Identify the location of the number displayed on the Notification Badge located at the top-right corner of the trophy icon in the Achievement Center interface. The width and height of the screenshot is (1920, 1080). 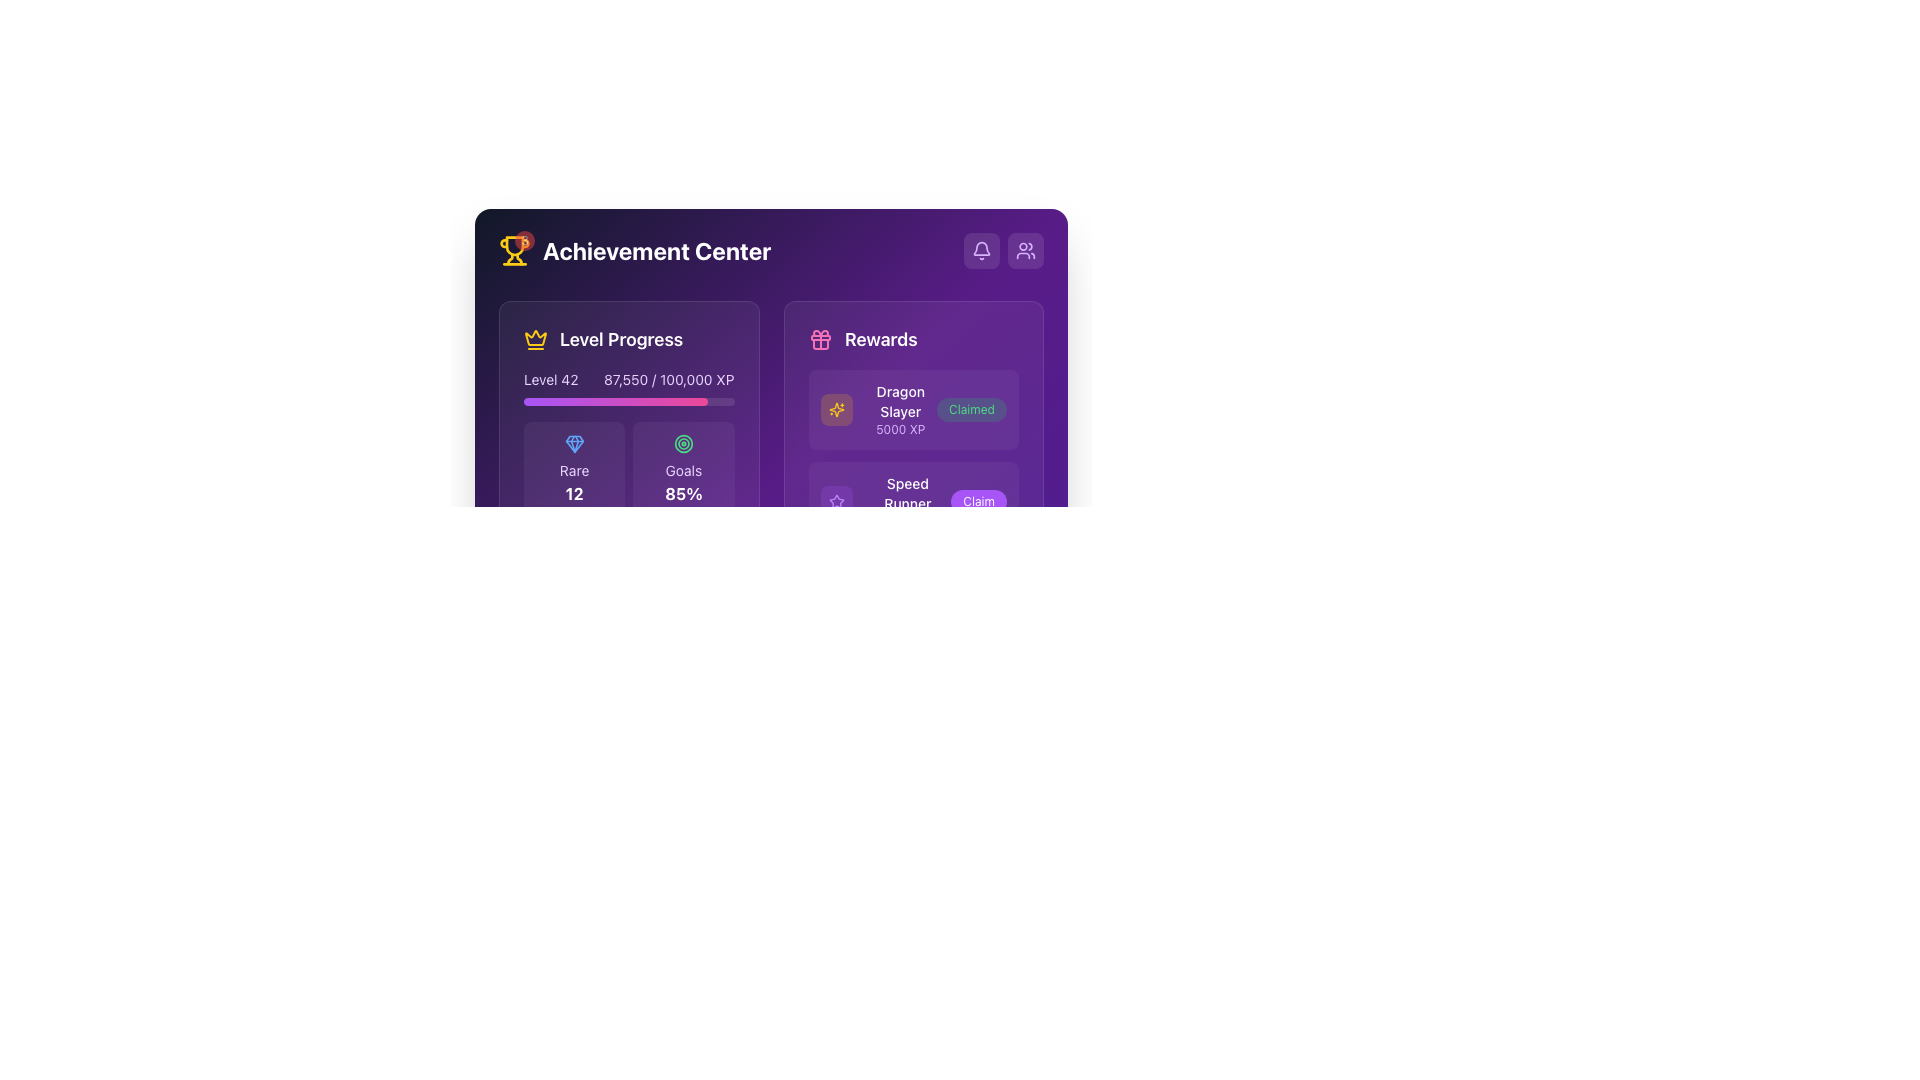
(524, 239).